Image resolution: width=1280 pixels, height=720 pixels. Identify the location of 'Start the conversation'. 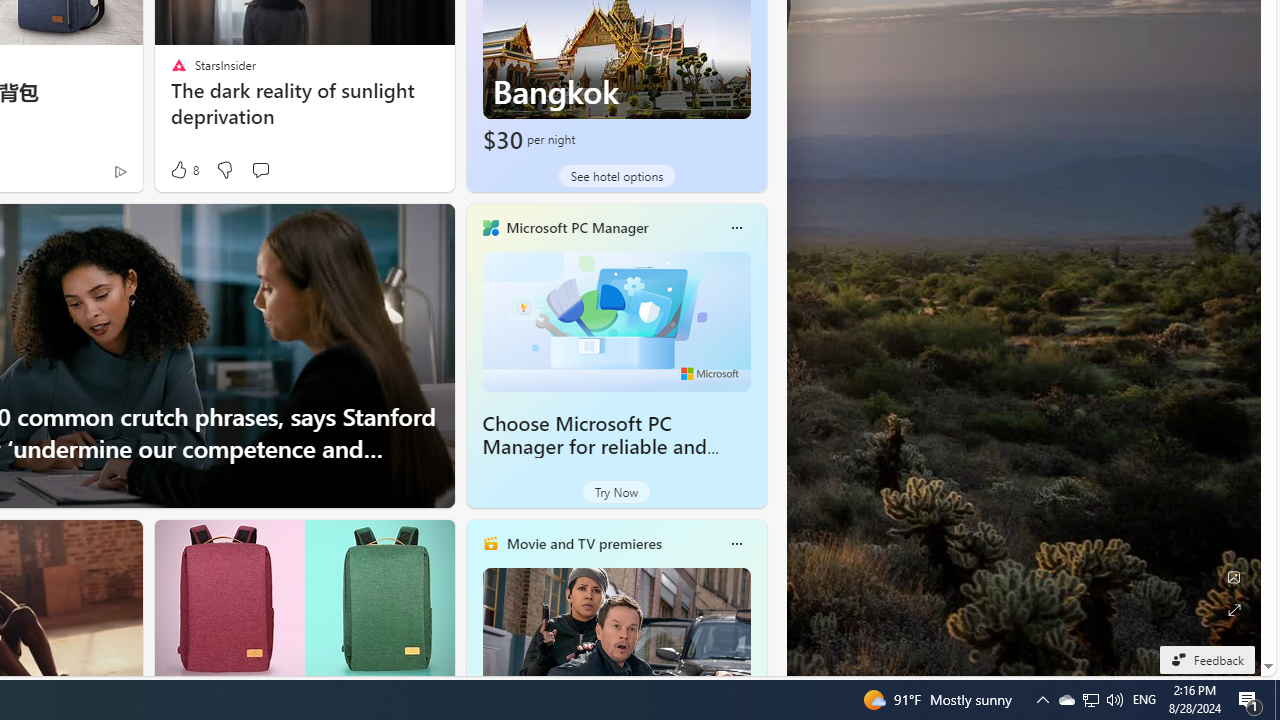
(259, 169).